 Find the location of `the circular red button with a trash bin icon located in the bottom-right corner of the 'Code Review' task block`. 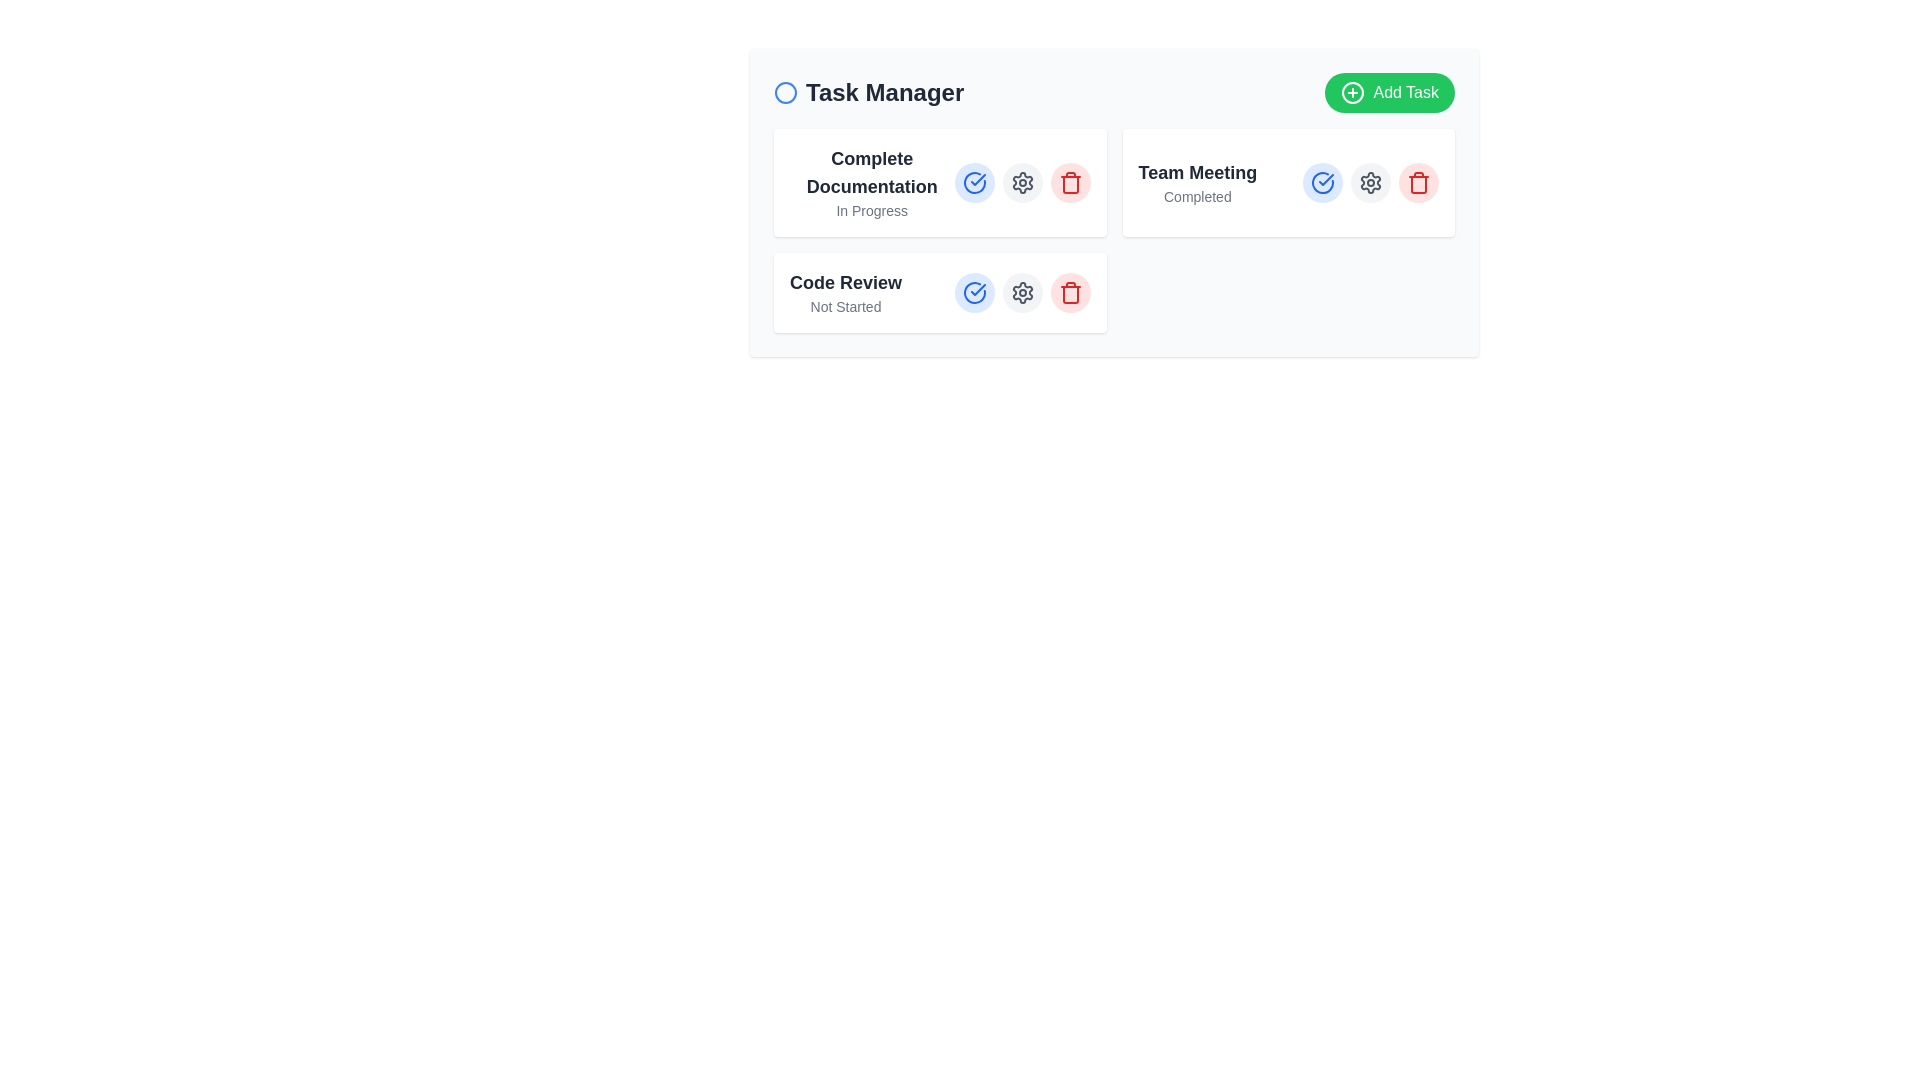

the circular red button with a trash bin icon located in the bottom-right corner of the 'Code Review' task block is located at coordinates (1069, 293).